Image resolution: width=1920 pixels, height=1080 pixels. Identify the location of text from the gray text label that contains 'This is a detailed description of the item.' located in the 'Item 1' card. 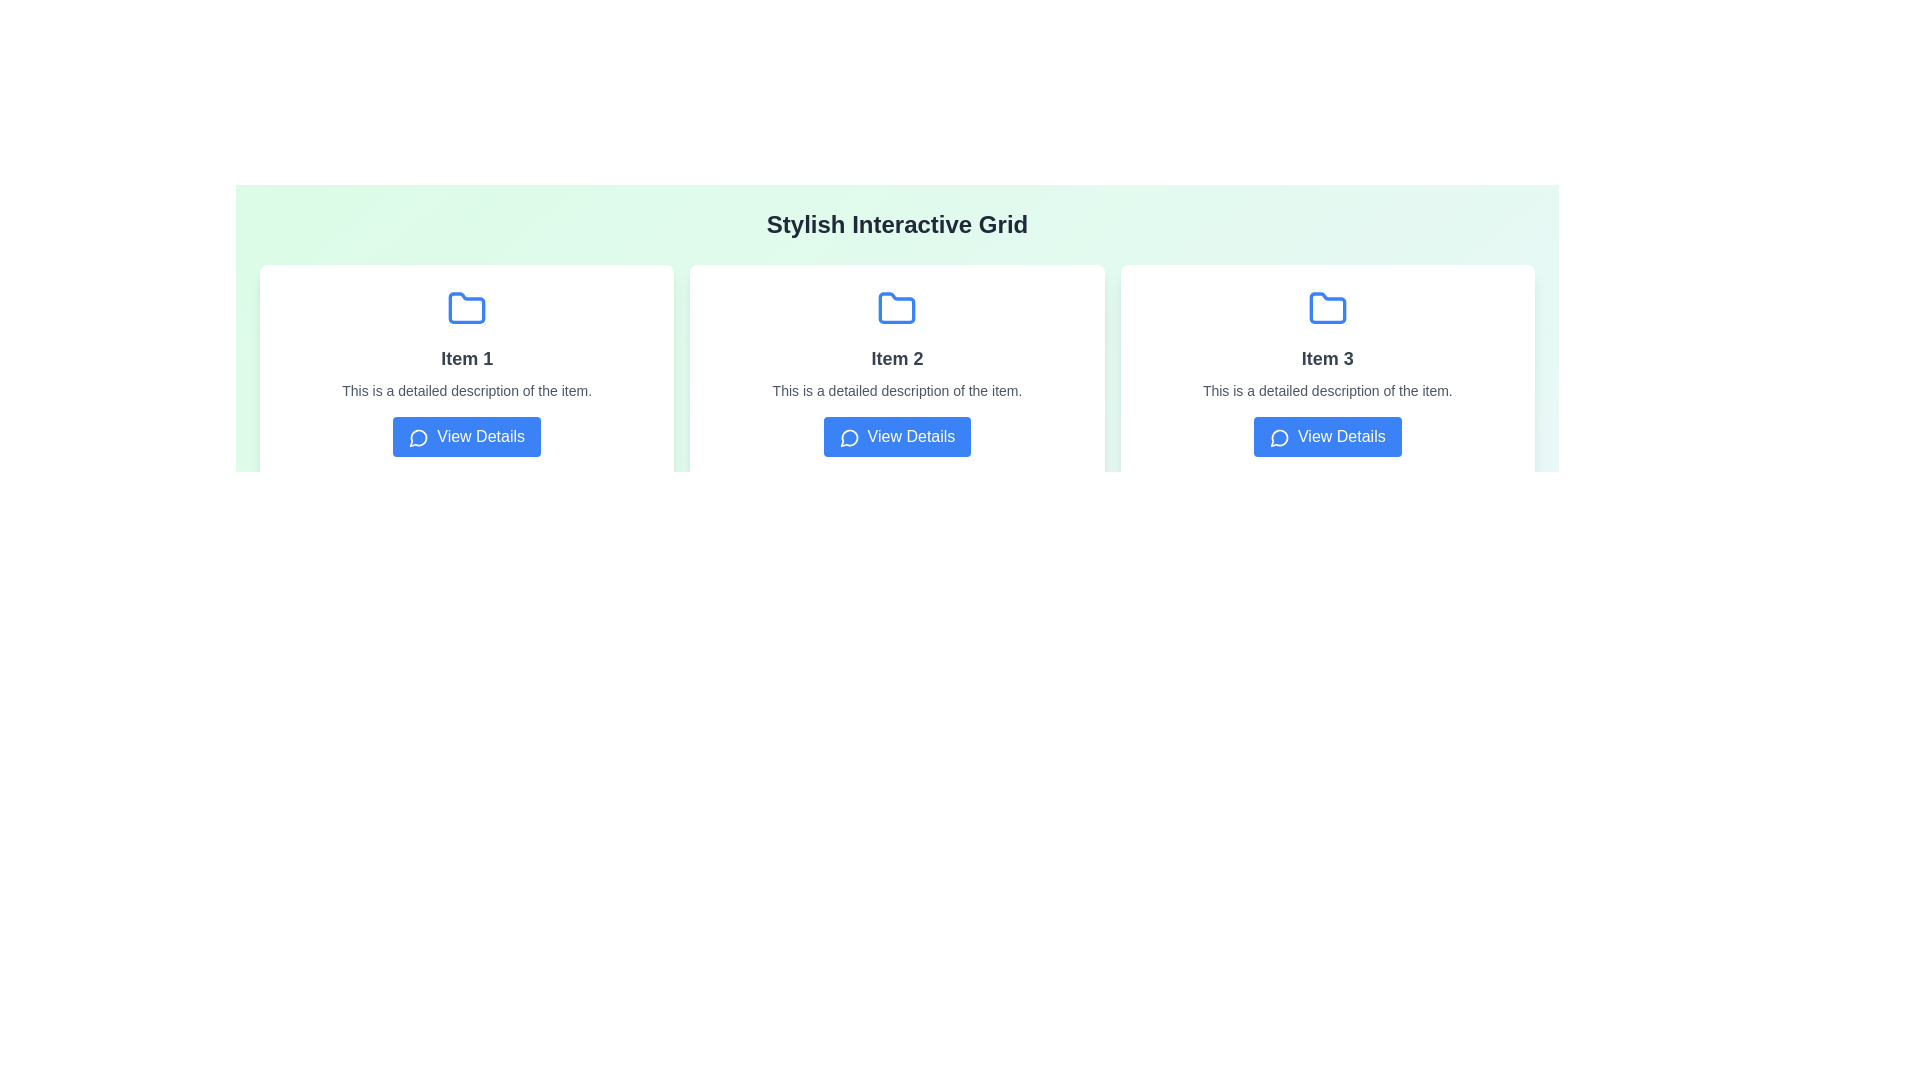
(466, 390).